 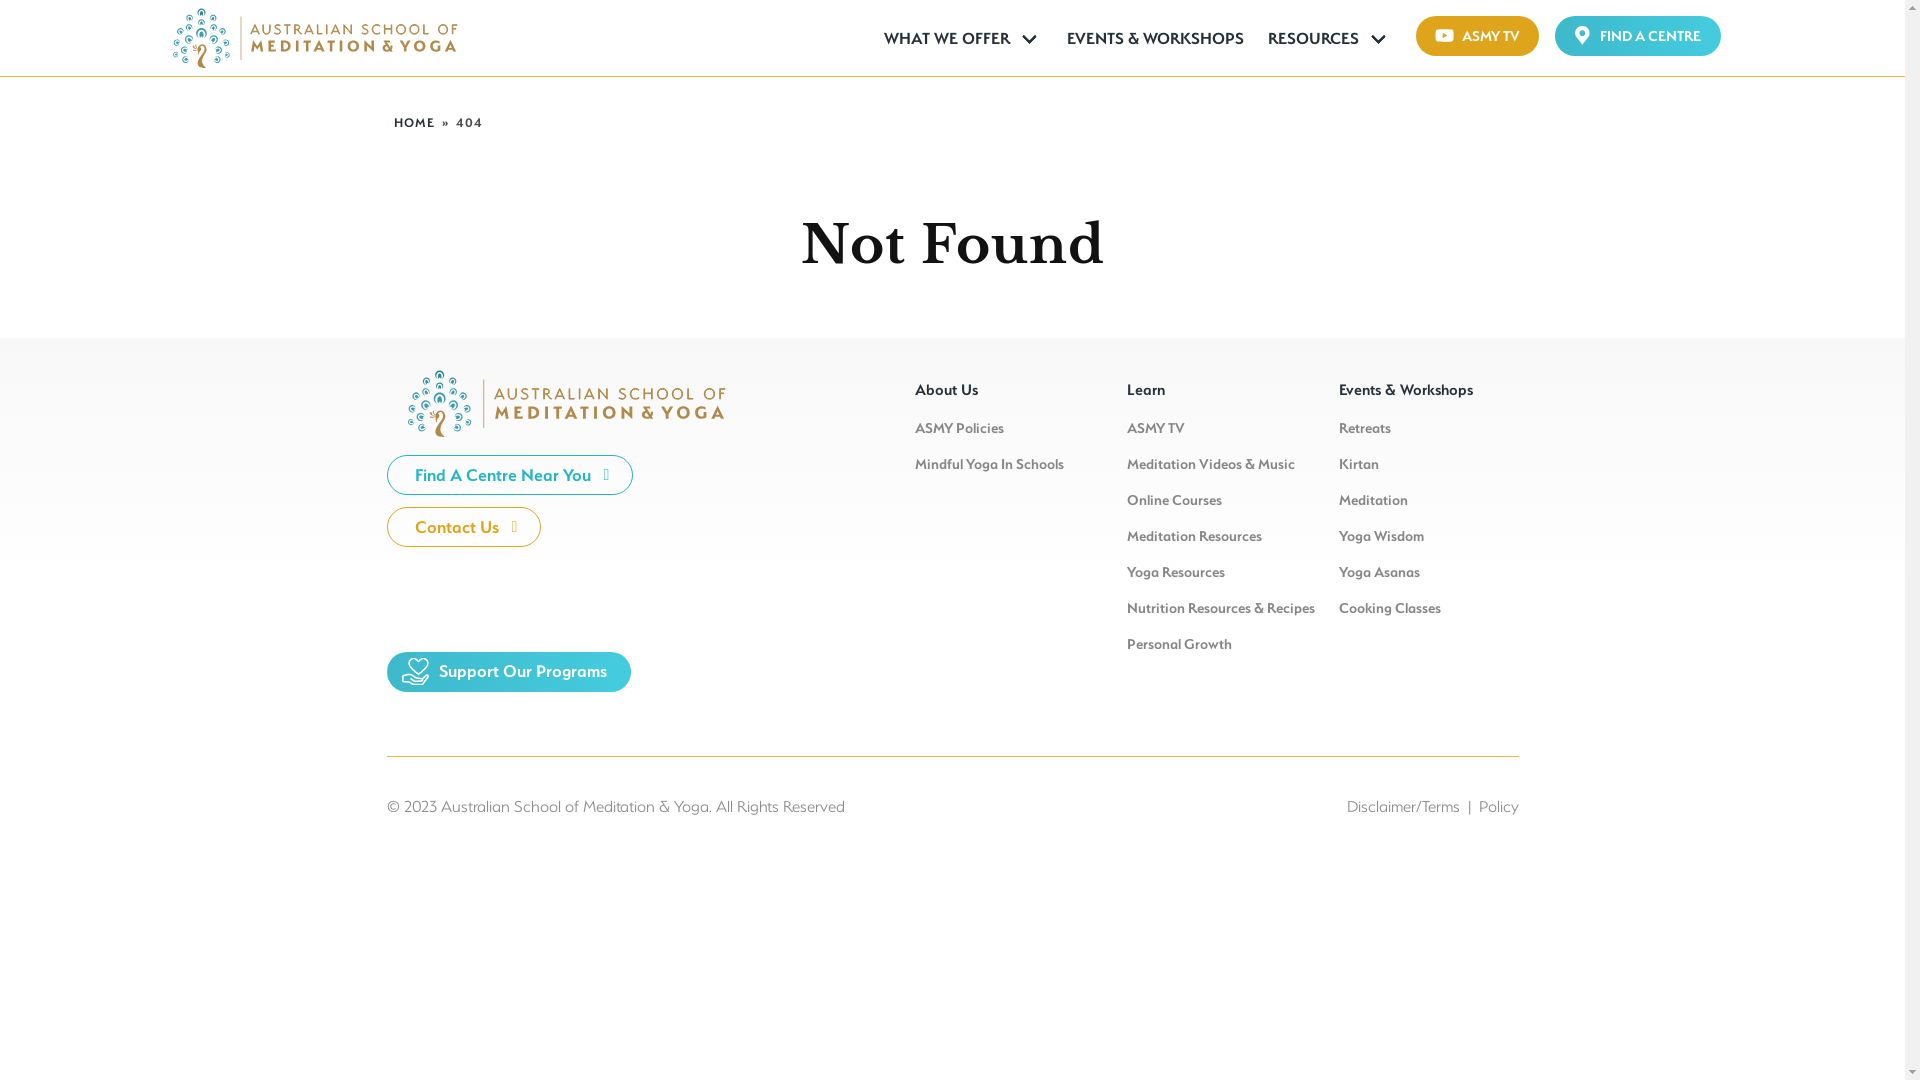 I want to click on 'Kirtan', so click(x=1358, y=463).